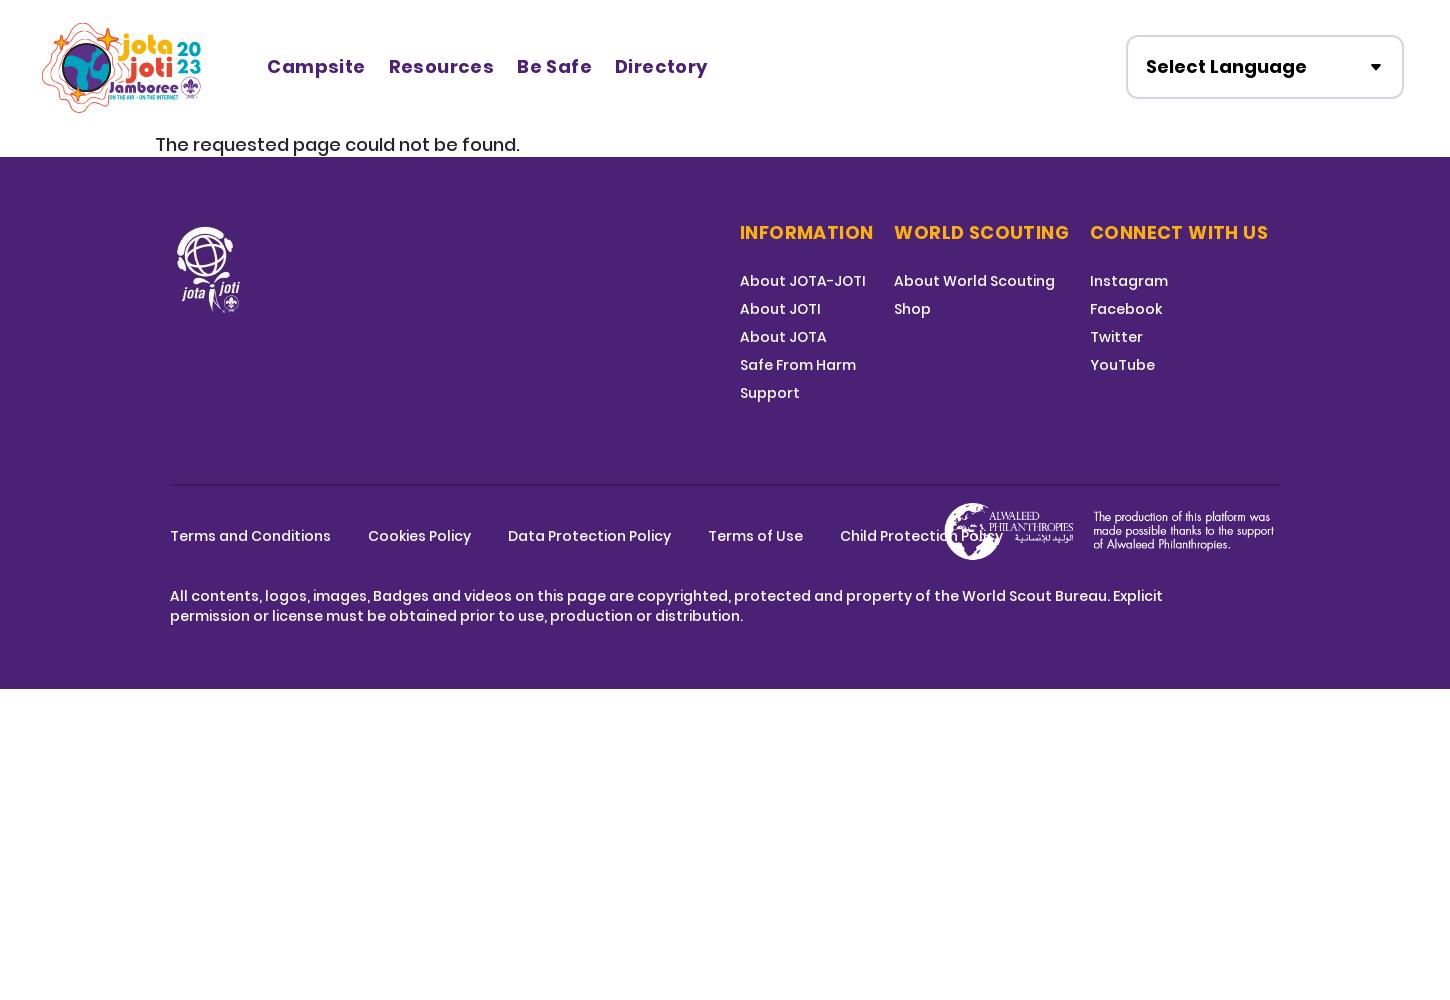 Image resolution: width=1450 pixels, height=1000 pixels. What do you see at coordinates (783, 336) in the screenshot?
I see `'About JOTA'` at bounding box center [783, 336].